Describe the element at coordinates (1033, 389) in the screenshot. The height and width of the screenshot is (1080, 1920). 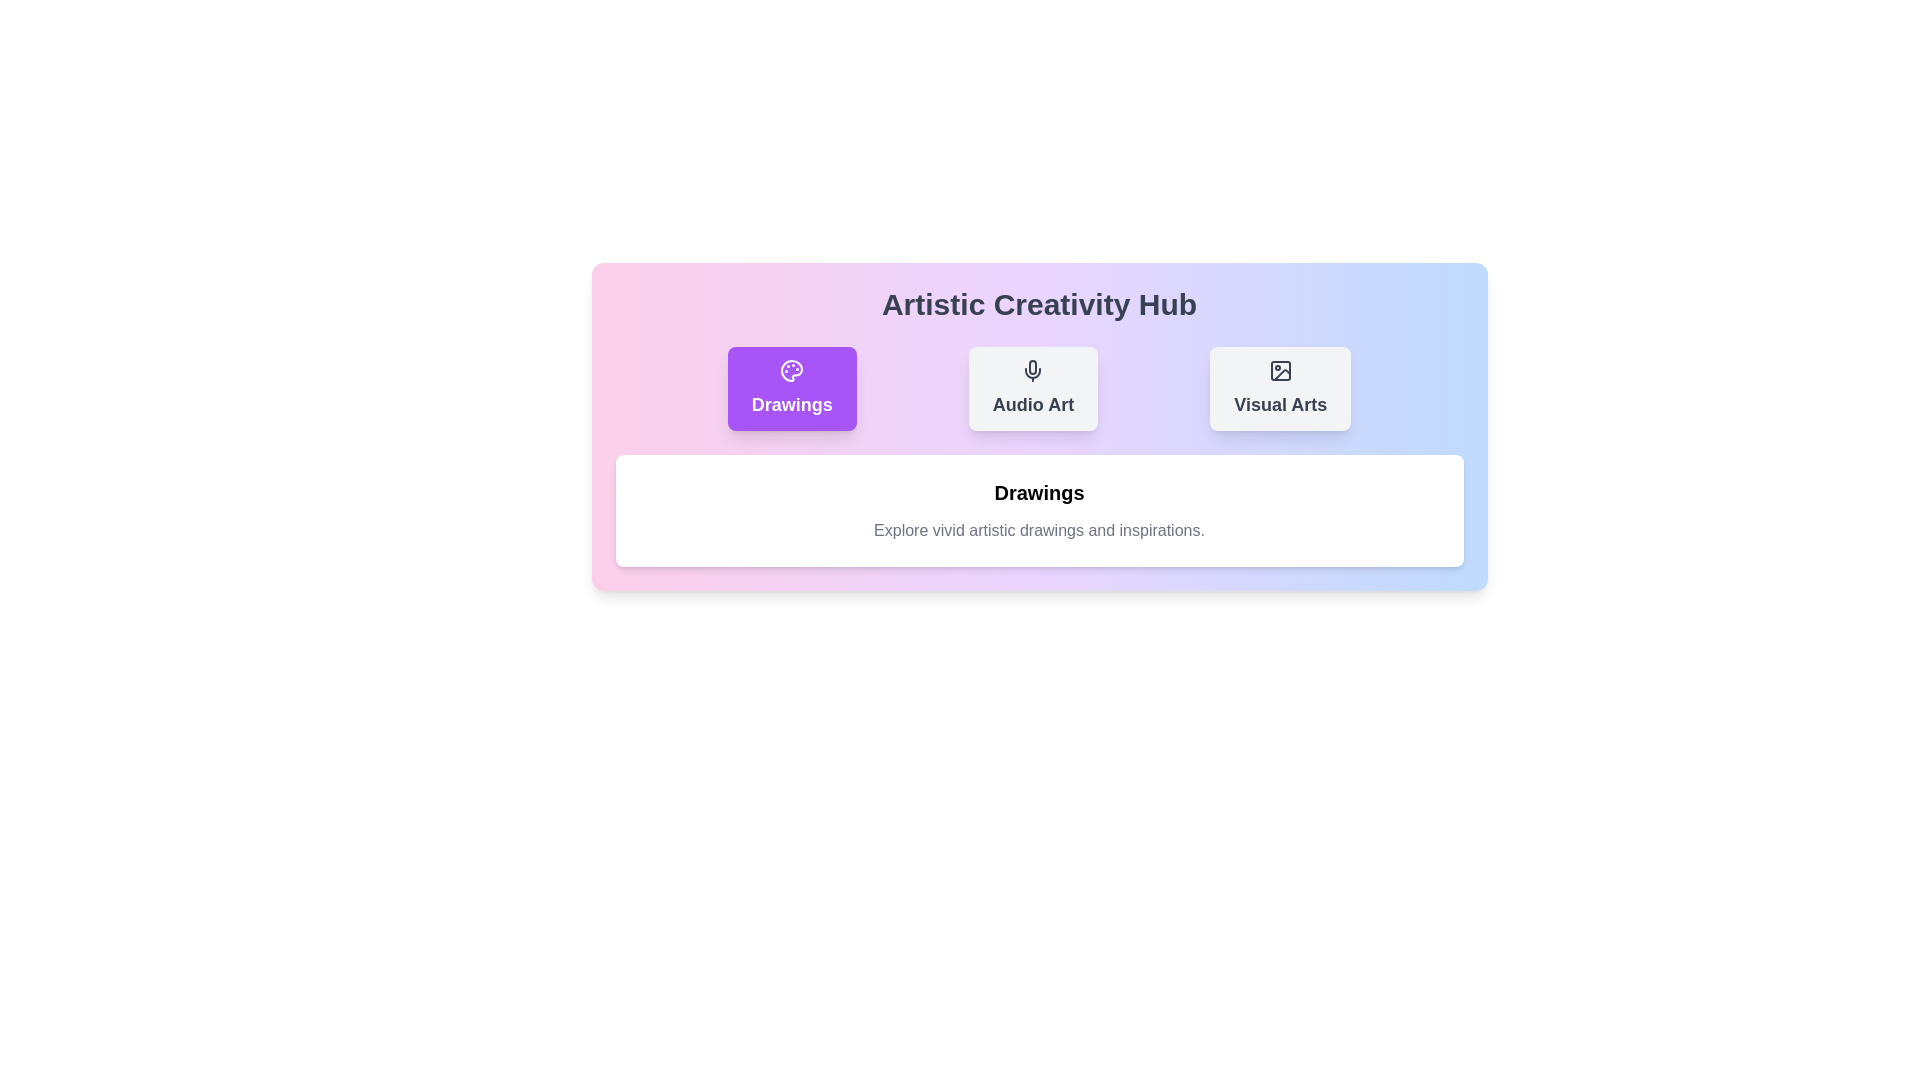
I see `the tab labeled Audio Art` at that location.